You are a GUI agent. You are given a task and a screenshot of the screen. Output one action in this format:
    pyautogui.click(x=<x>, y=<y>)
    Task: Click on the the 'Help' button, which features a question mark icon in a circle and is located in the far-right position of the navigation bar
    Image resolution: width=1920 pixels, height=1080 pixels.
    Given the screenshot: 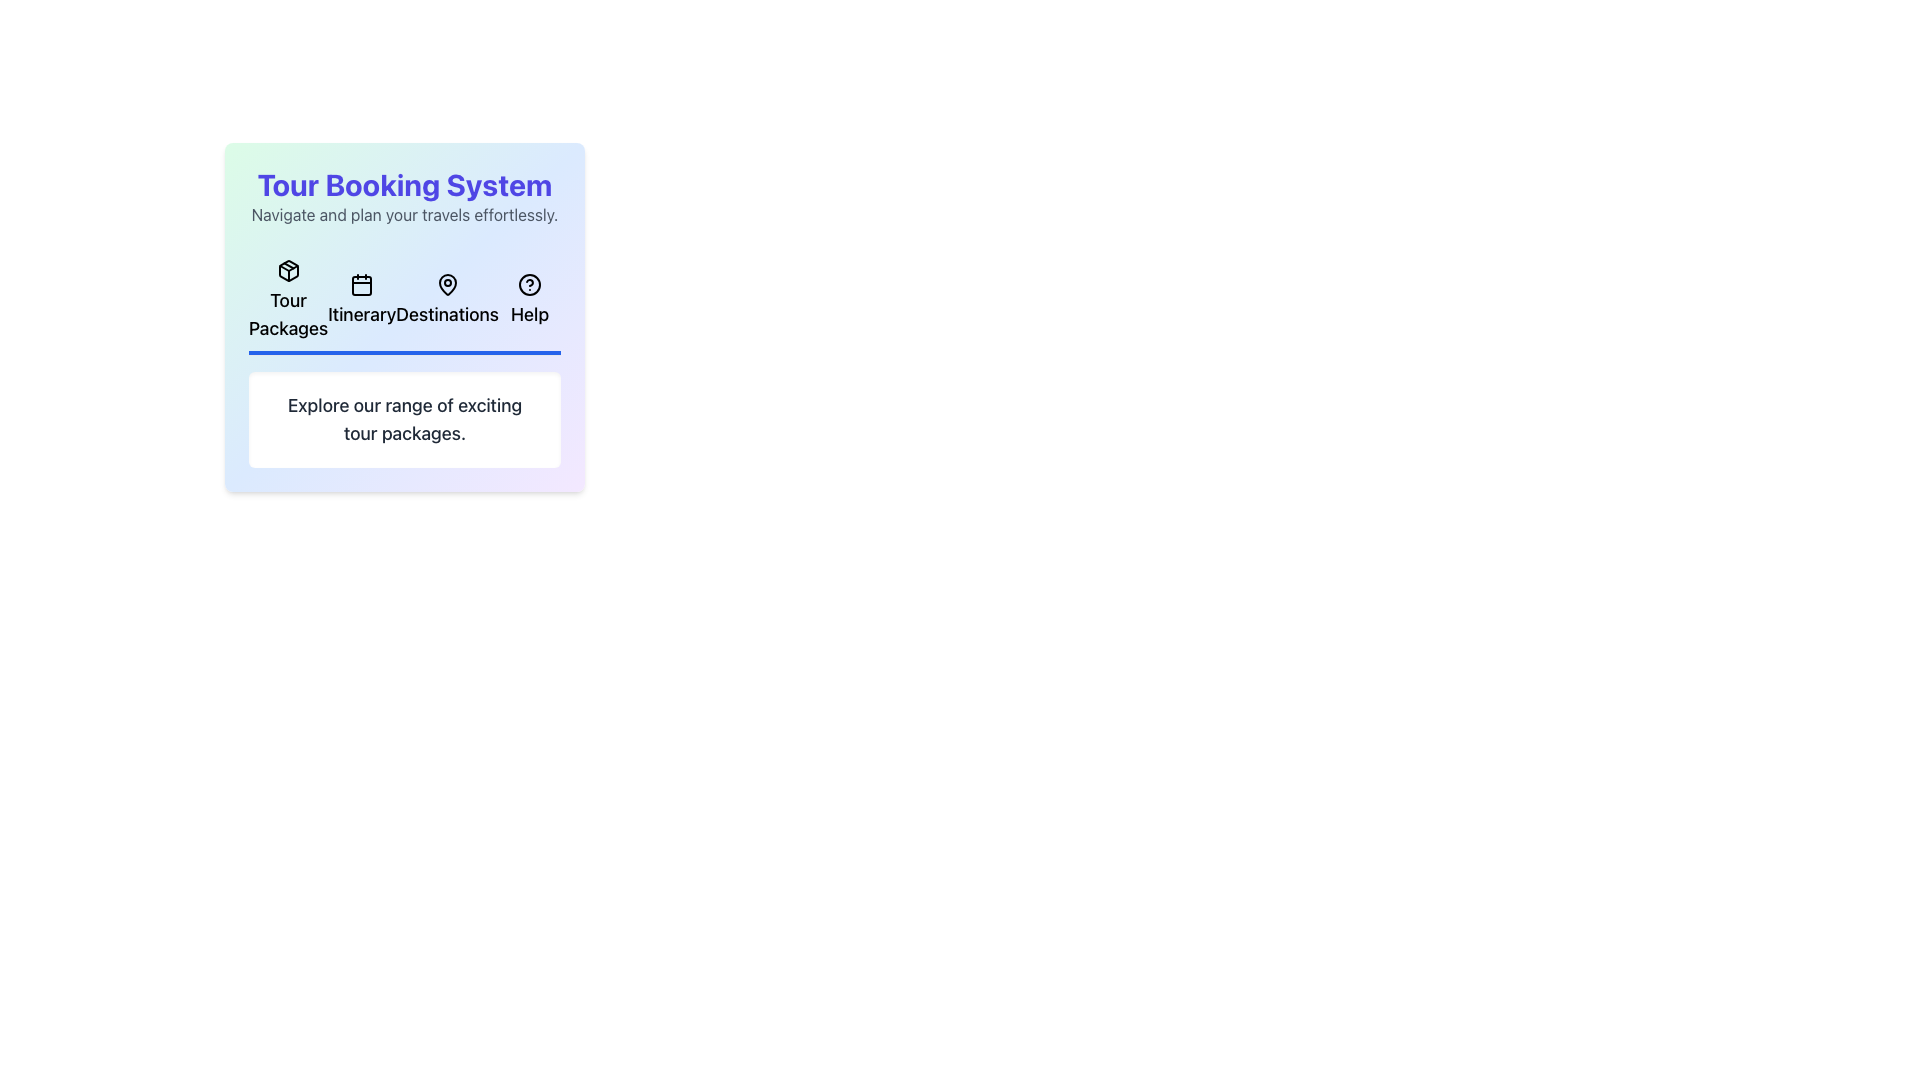 What is the action you would take?
    pyautogui.click(x=529, y=303)
    